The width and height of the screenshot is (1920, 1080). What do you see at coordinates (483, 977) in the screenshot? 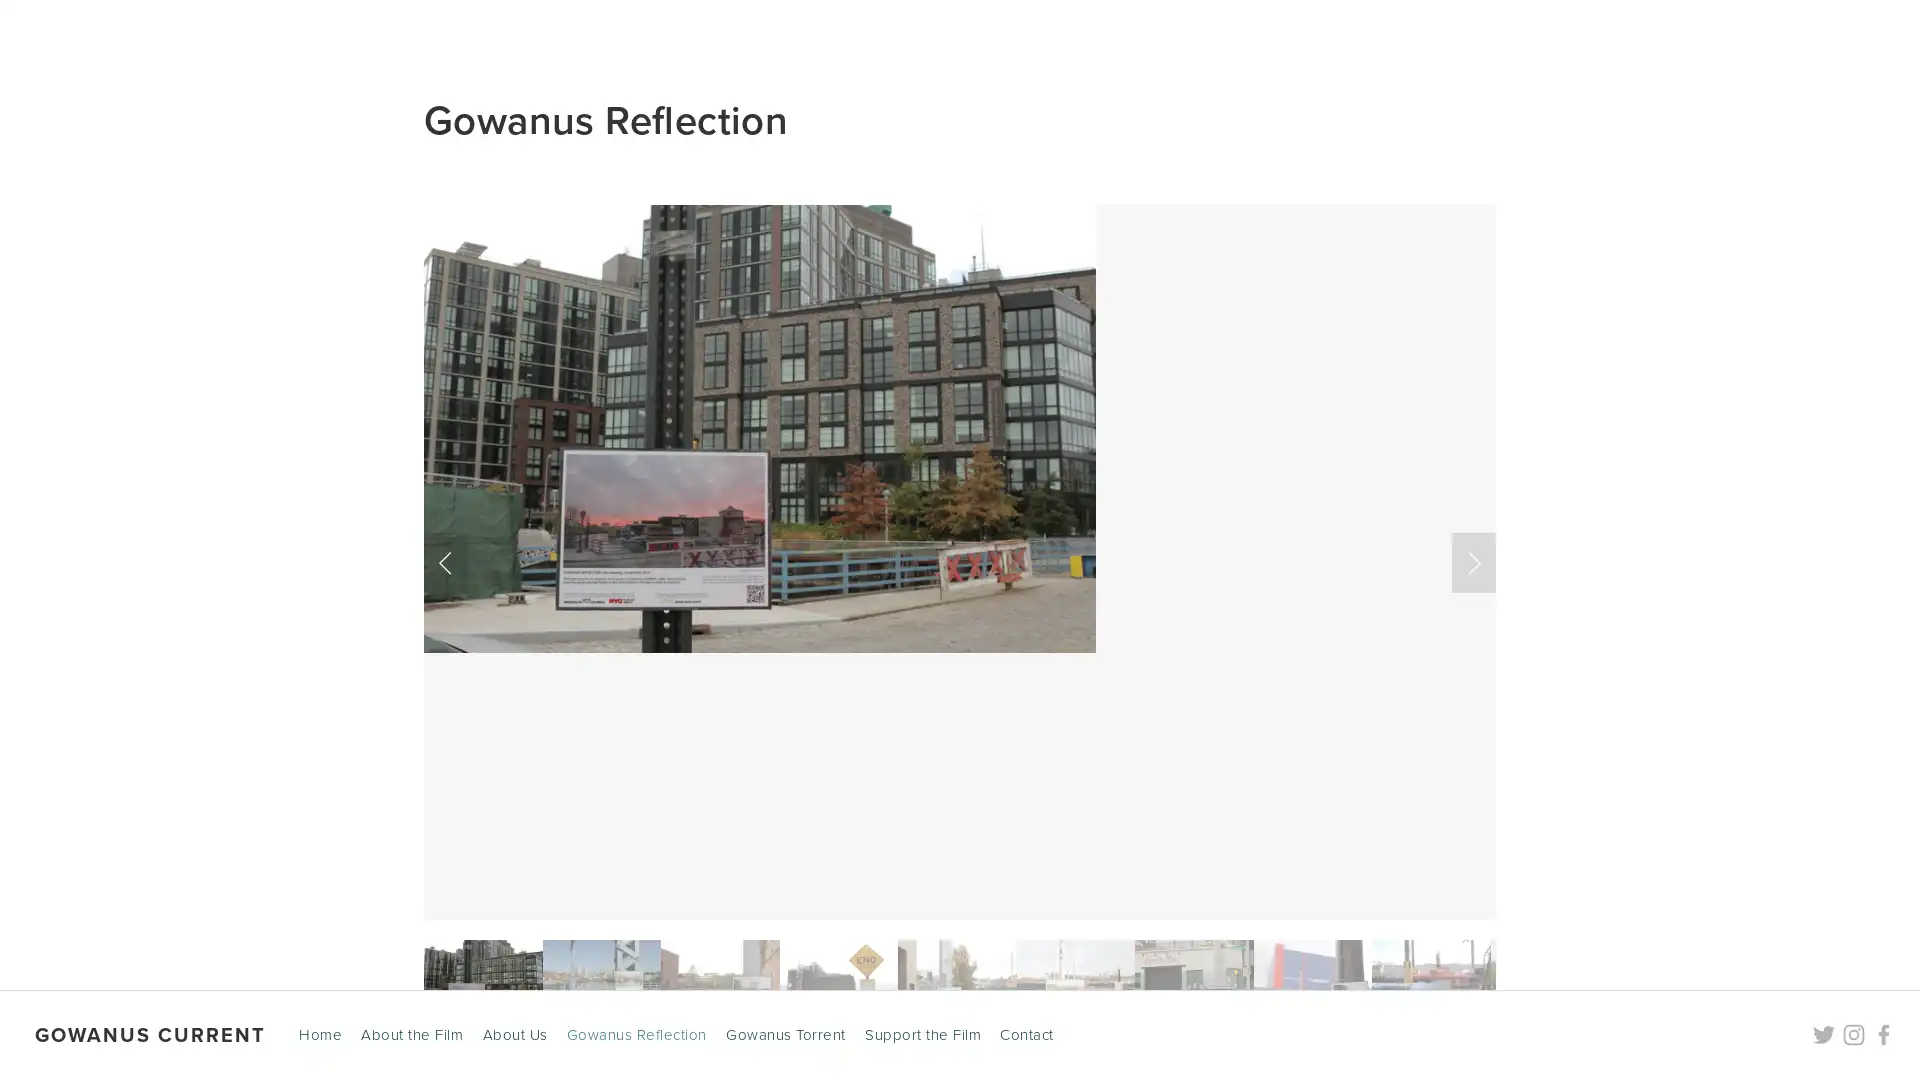
I see `Slide 1` at bounding box center [483, 977].